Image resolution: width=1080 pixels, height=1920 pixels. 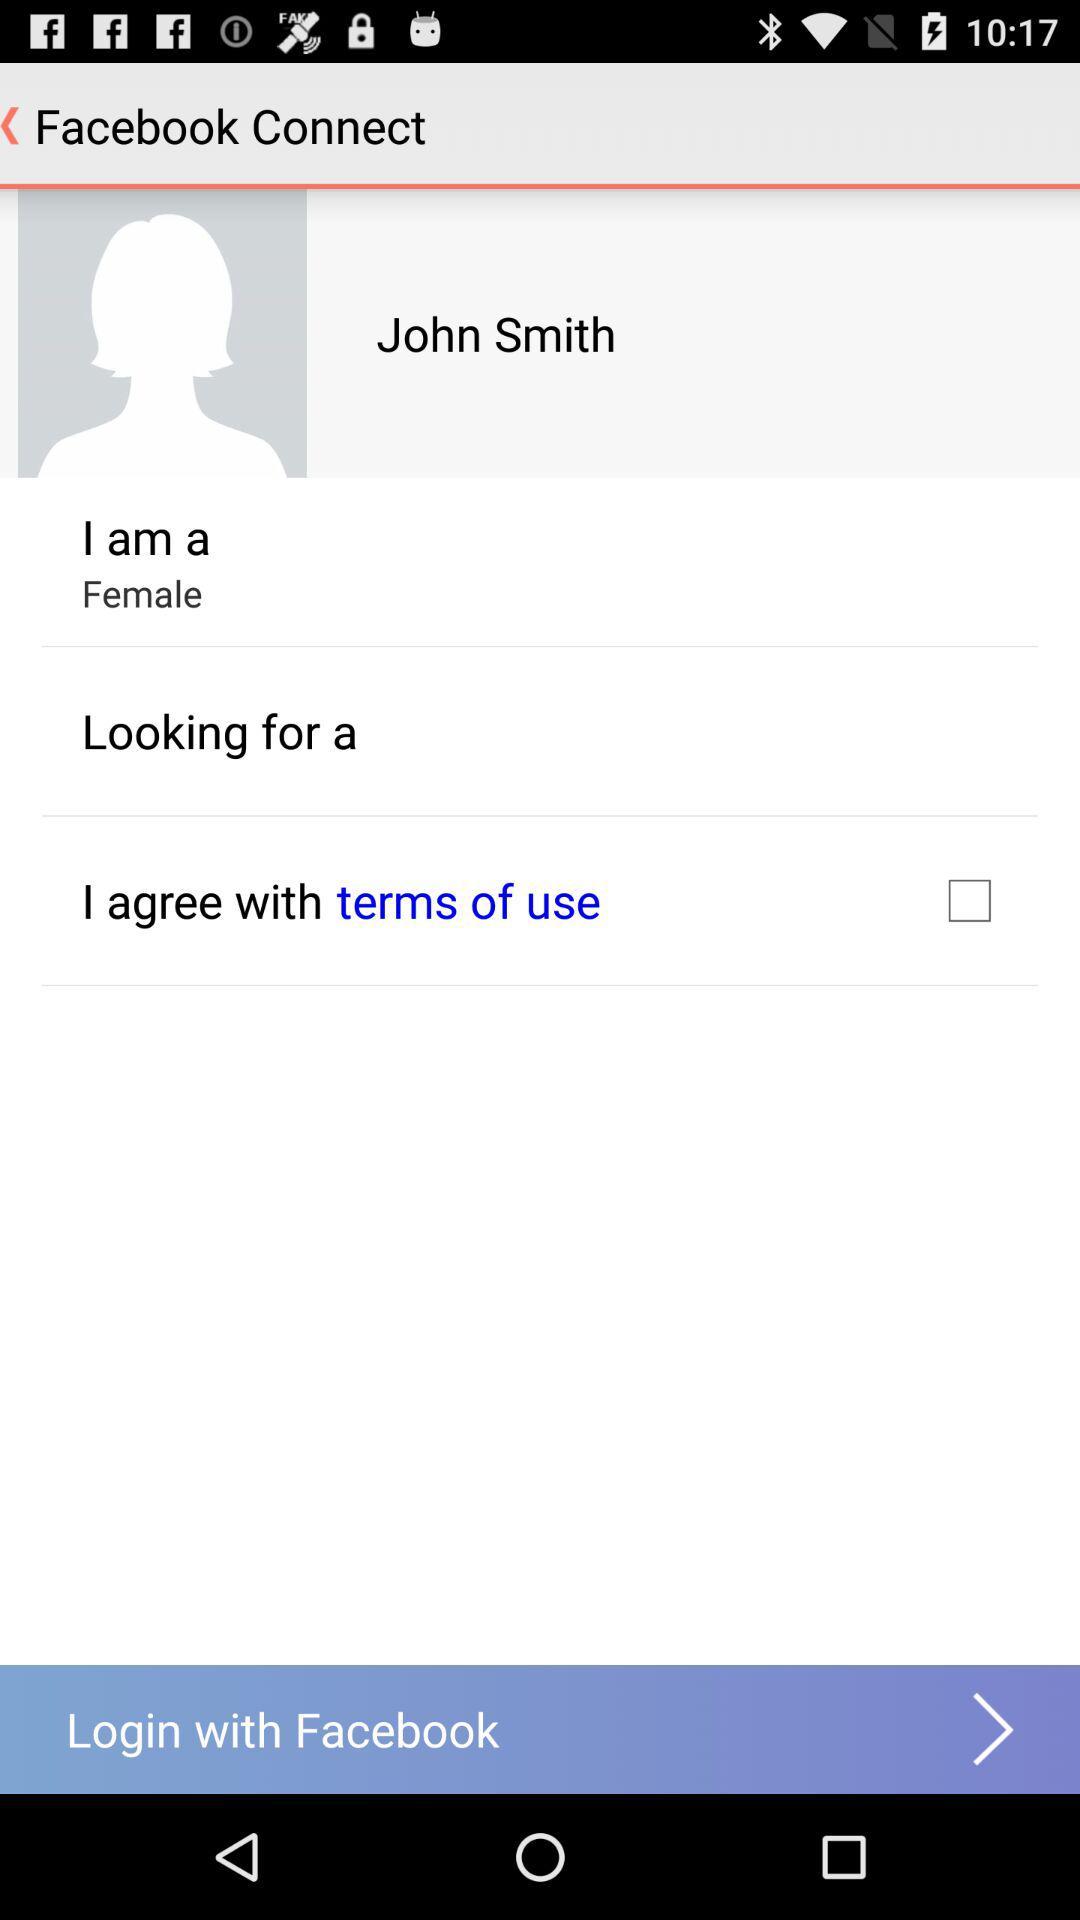 I want to click on the i am a icon, so click(x=145, y=536).